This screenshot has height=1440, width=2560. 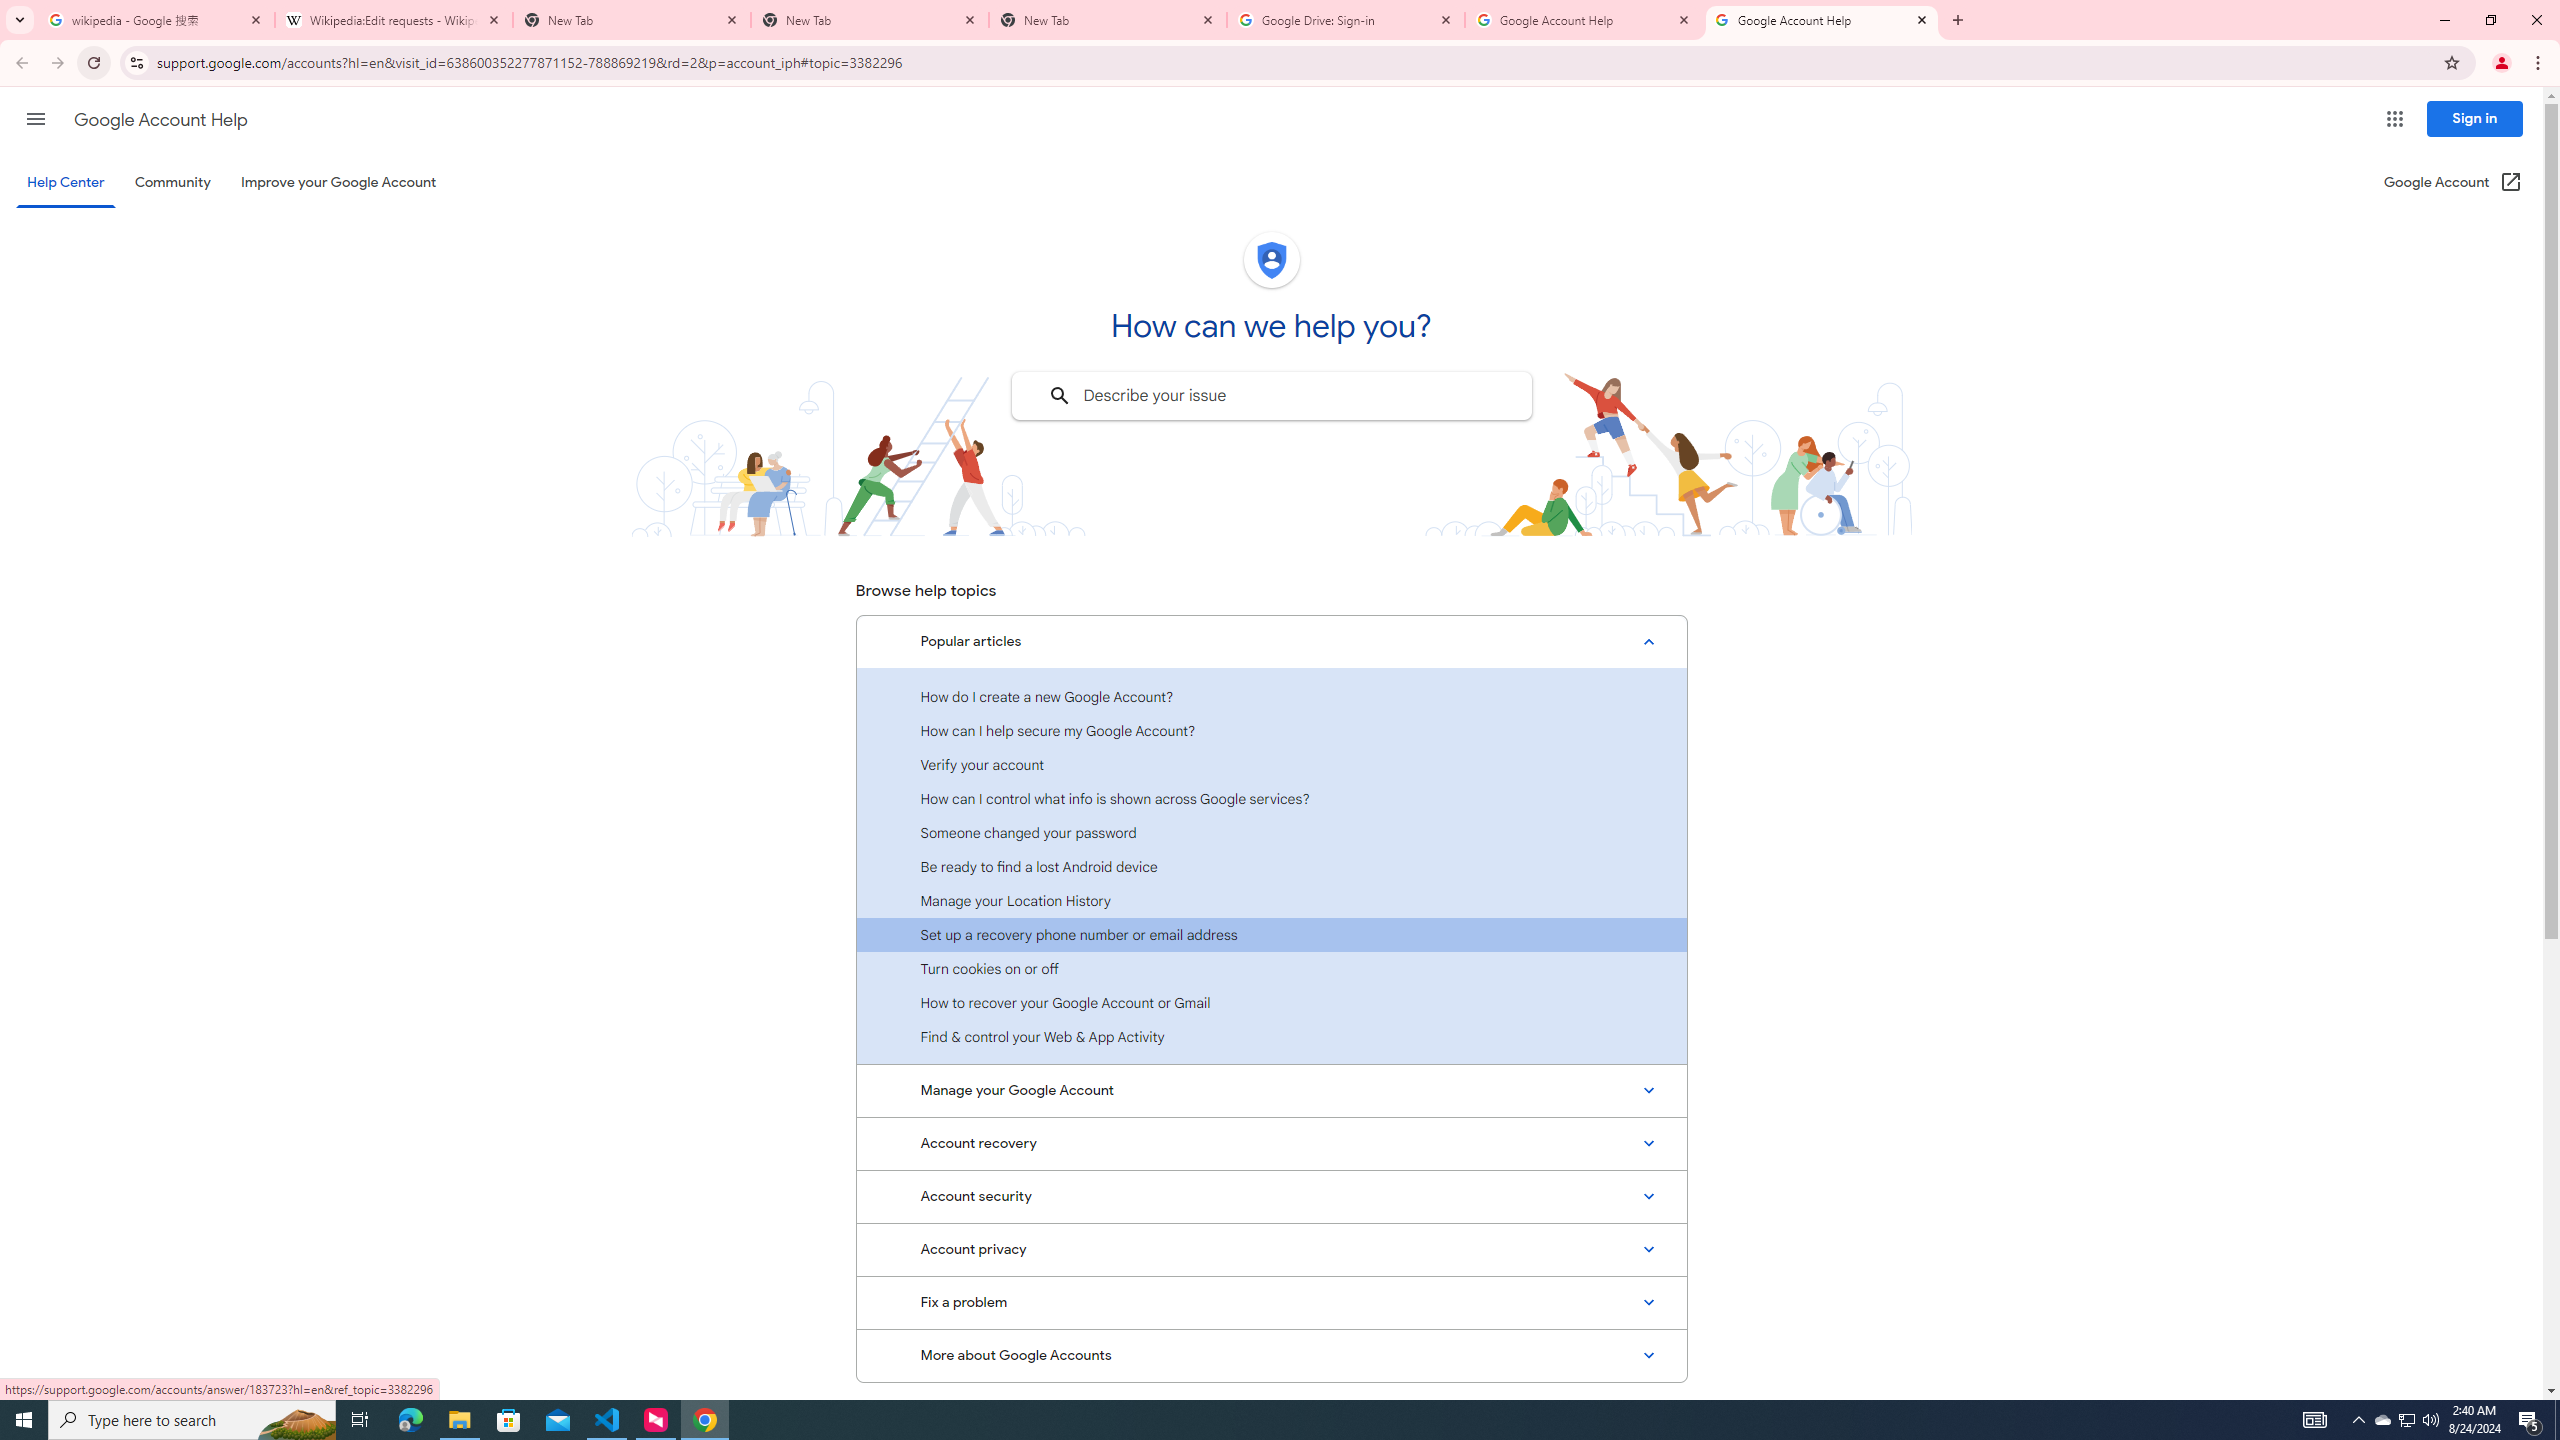 I want to click on 'Be ready to find a lost Android device', so click(x=1271, y=865).